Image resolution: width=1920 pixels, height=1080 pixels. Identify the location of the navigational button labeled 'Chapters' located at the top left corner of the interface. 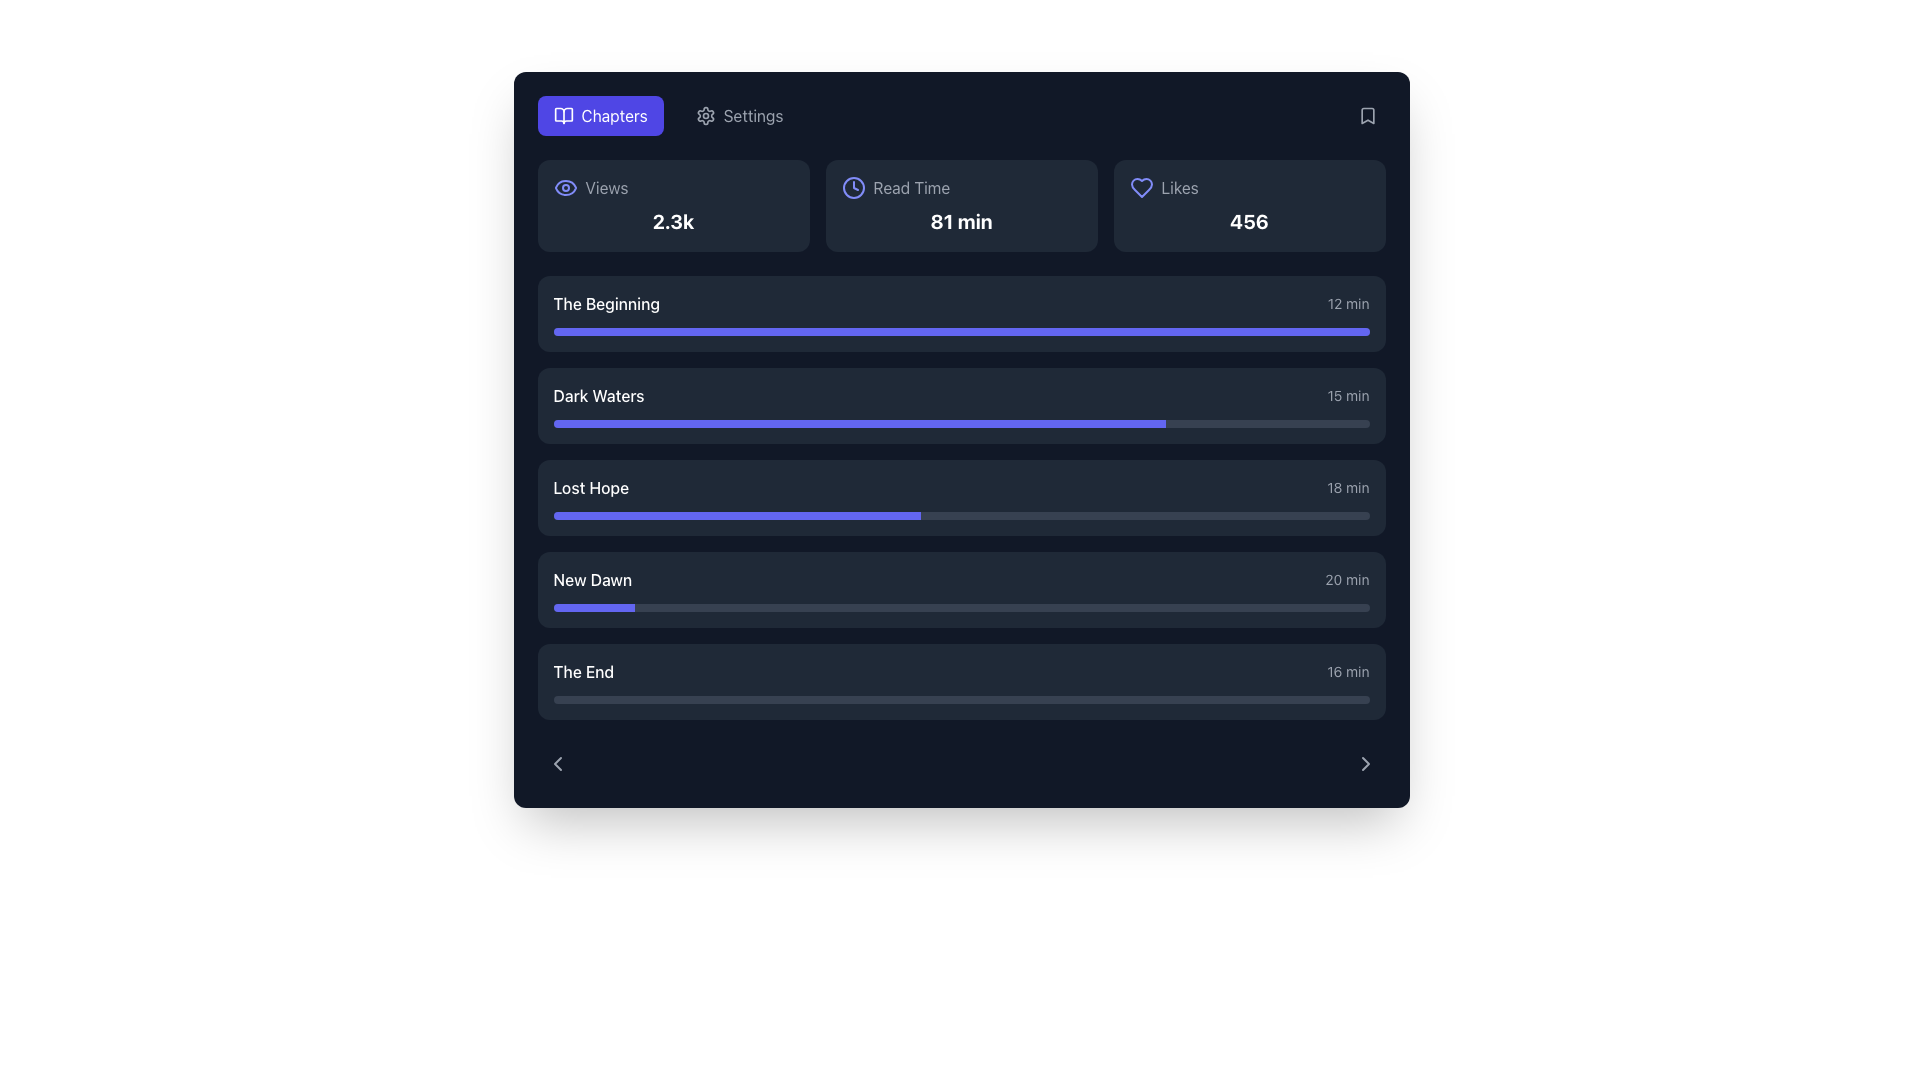
(613, 115).